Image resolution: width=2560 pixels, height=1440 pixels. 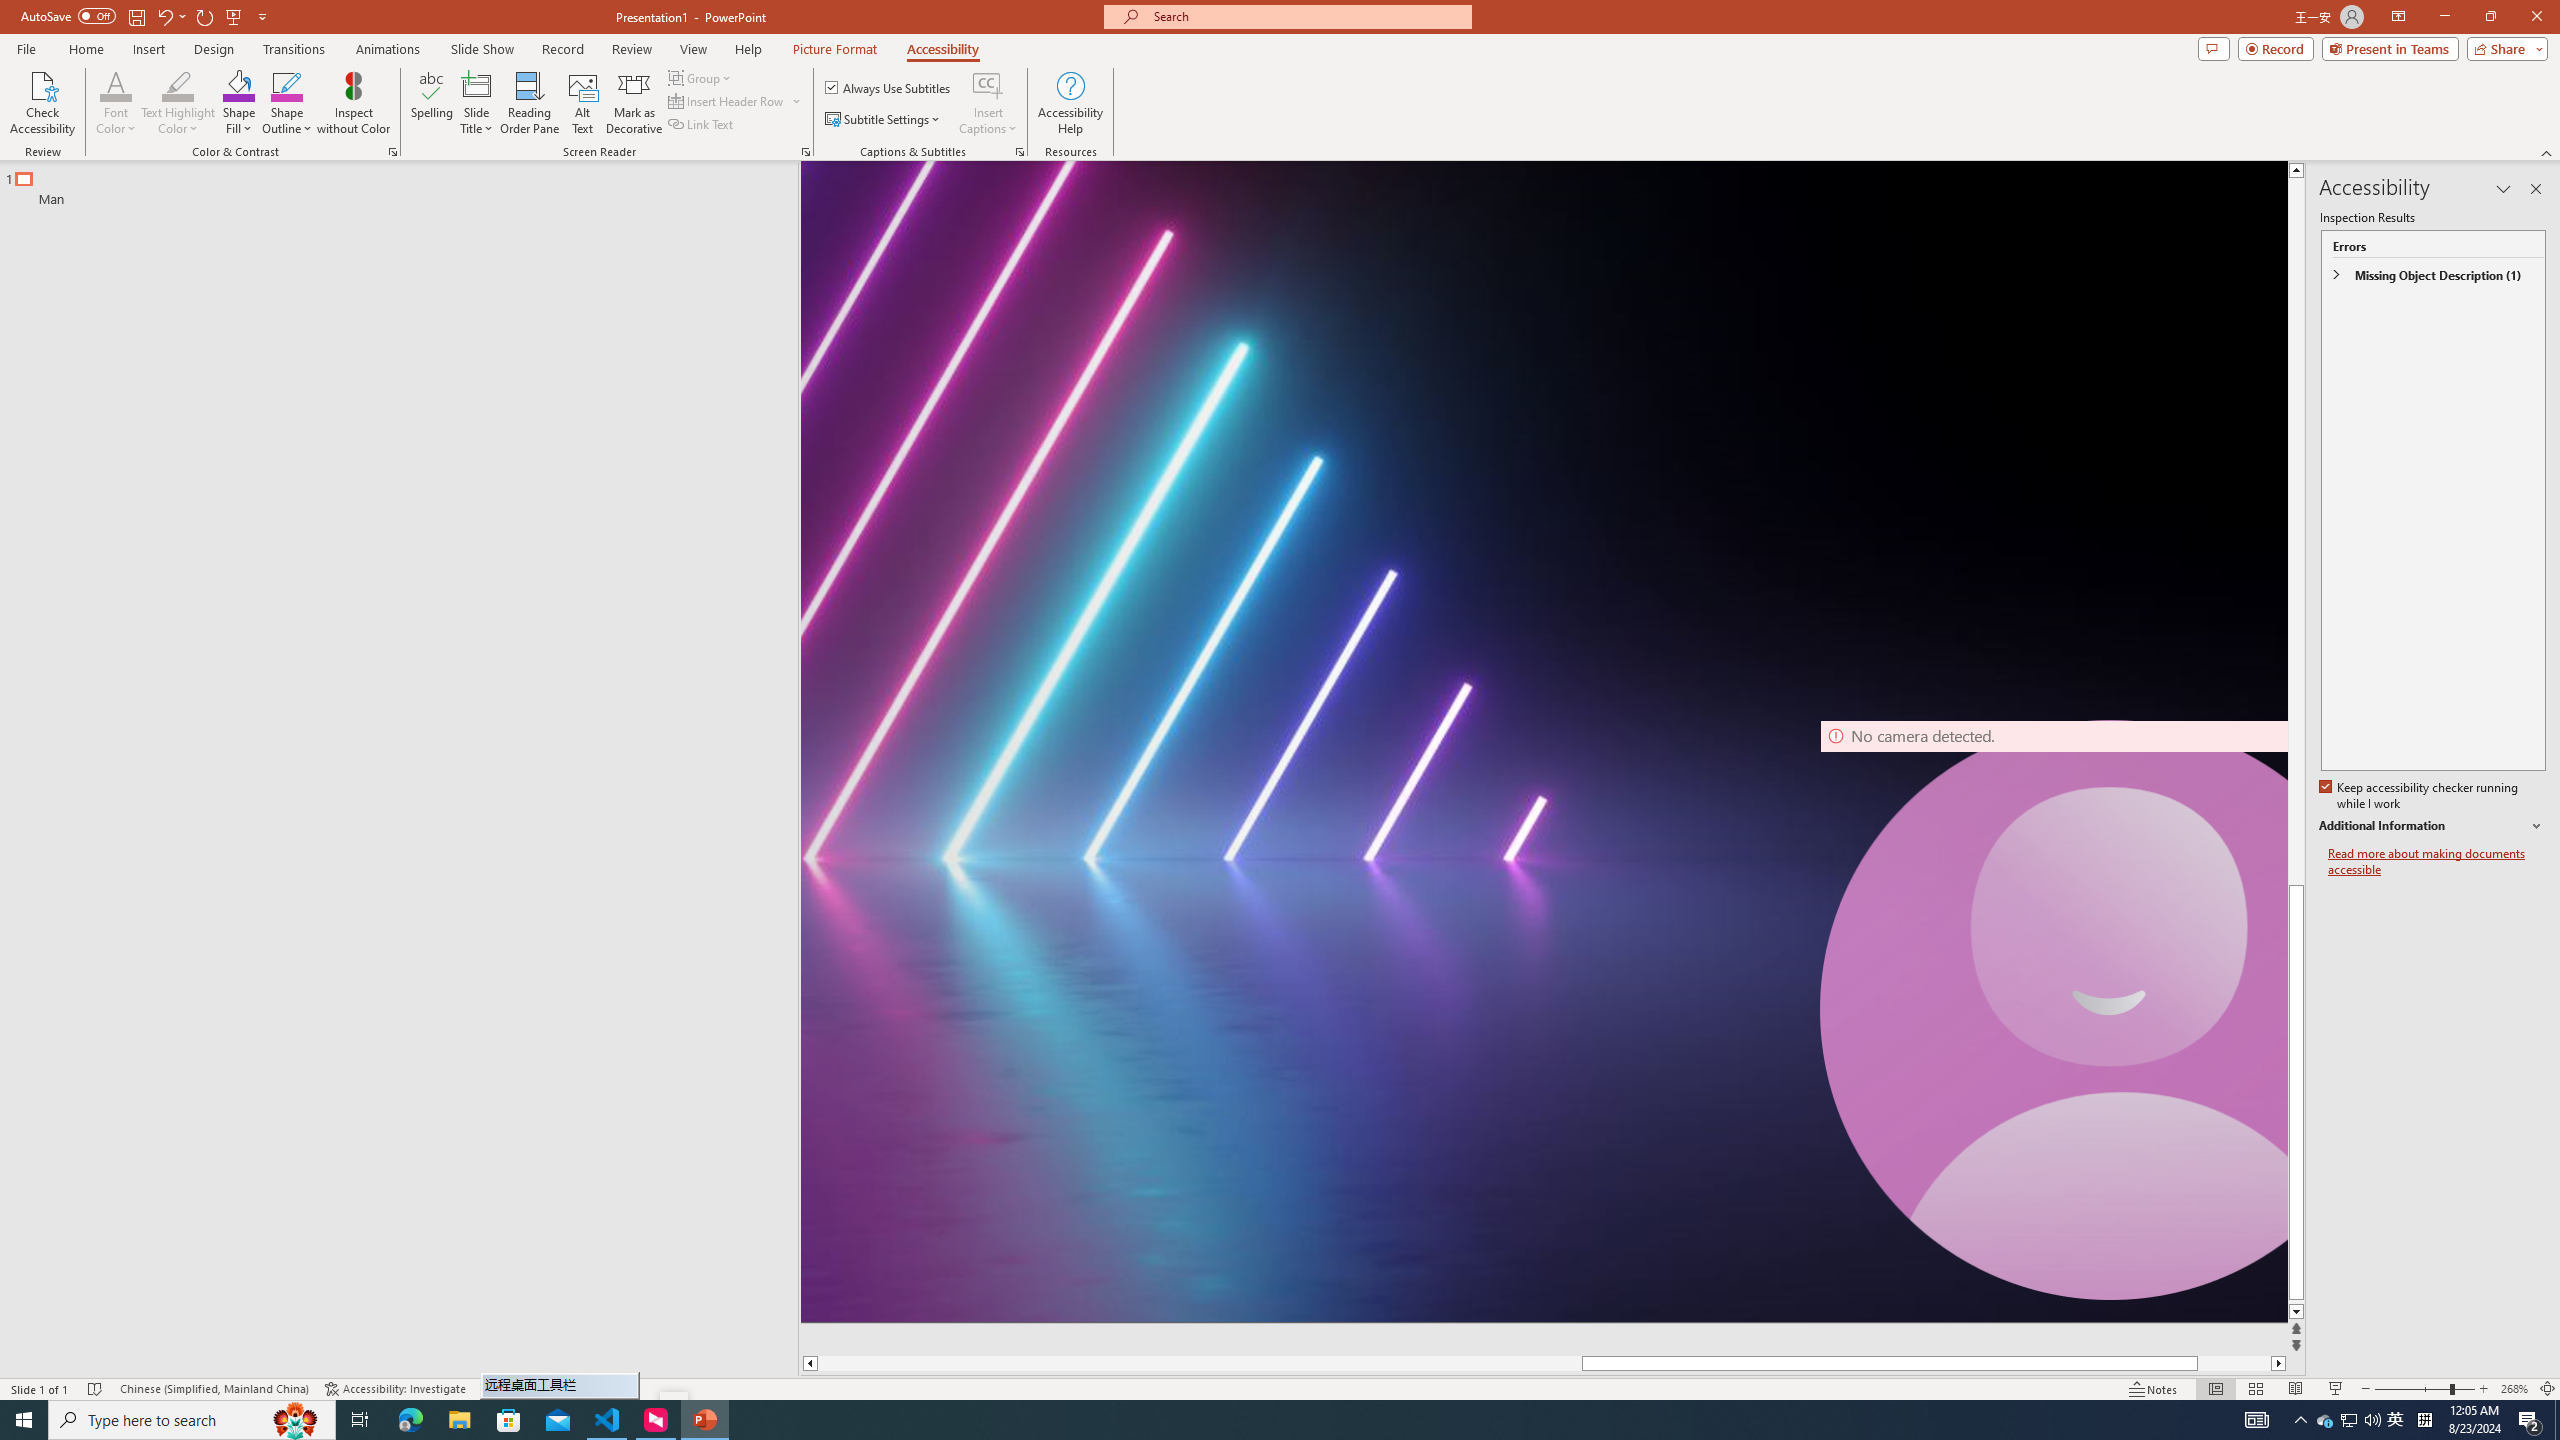 I want to click on 'AutoSave', so click(x=69, y=15).